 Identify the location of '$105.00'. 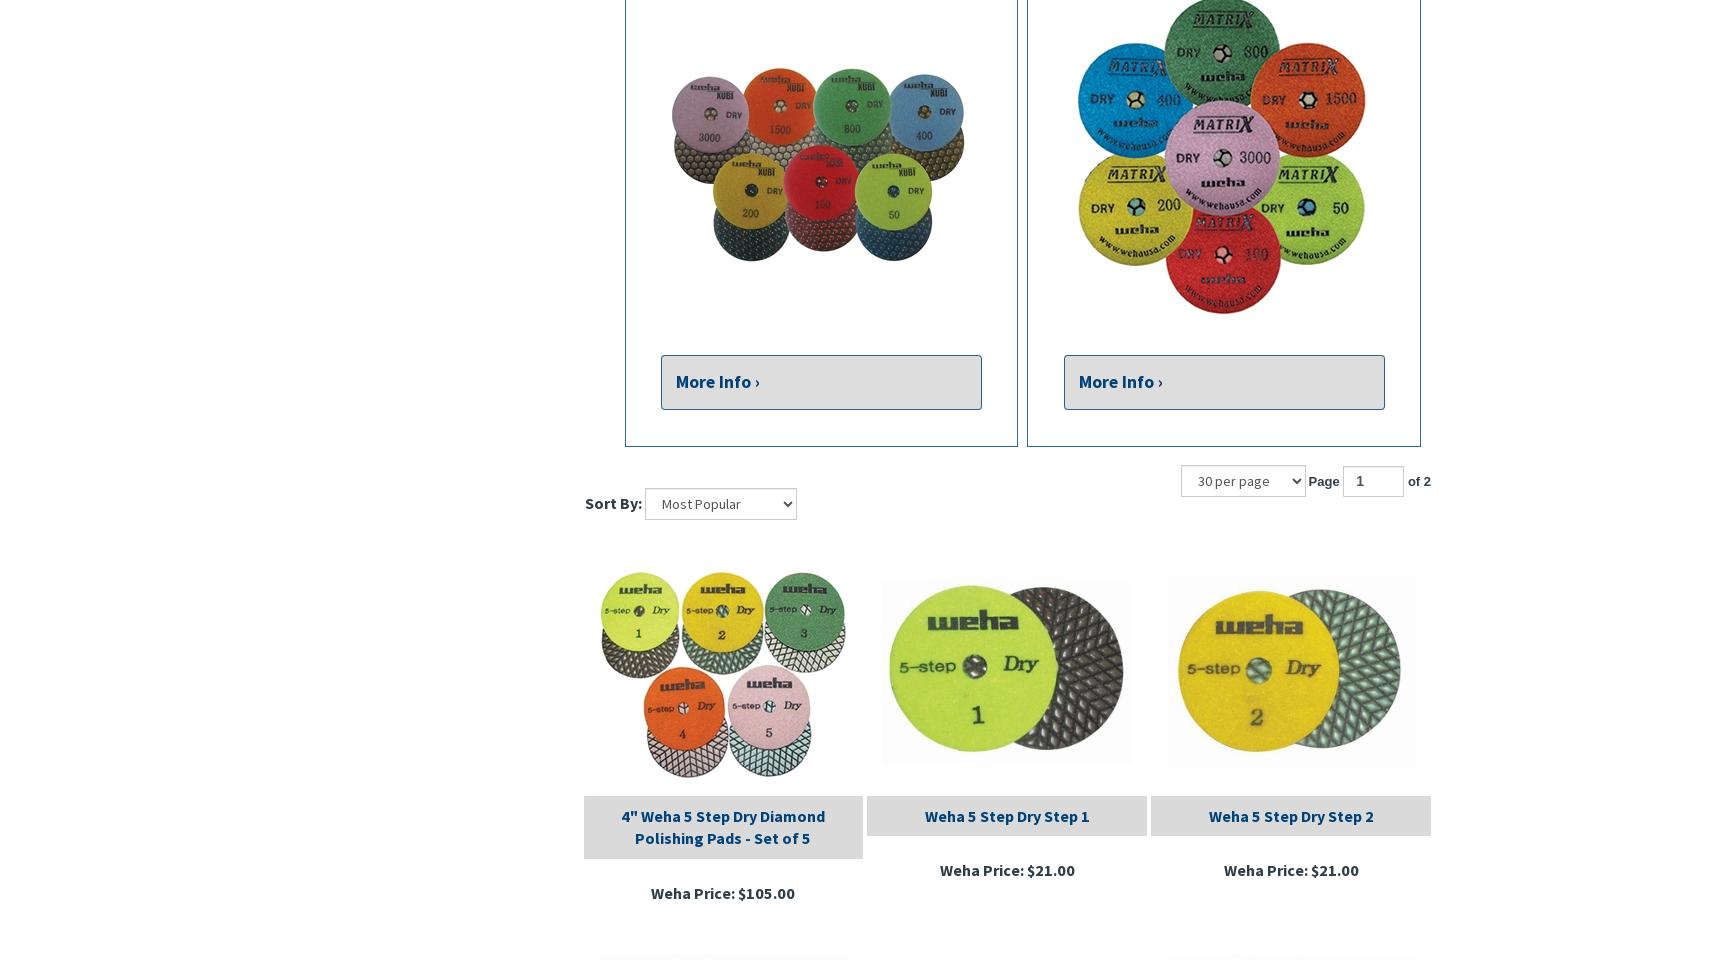
(765, 891).